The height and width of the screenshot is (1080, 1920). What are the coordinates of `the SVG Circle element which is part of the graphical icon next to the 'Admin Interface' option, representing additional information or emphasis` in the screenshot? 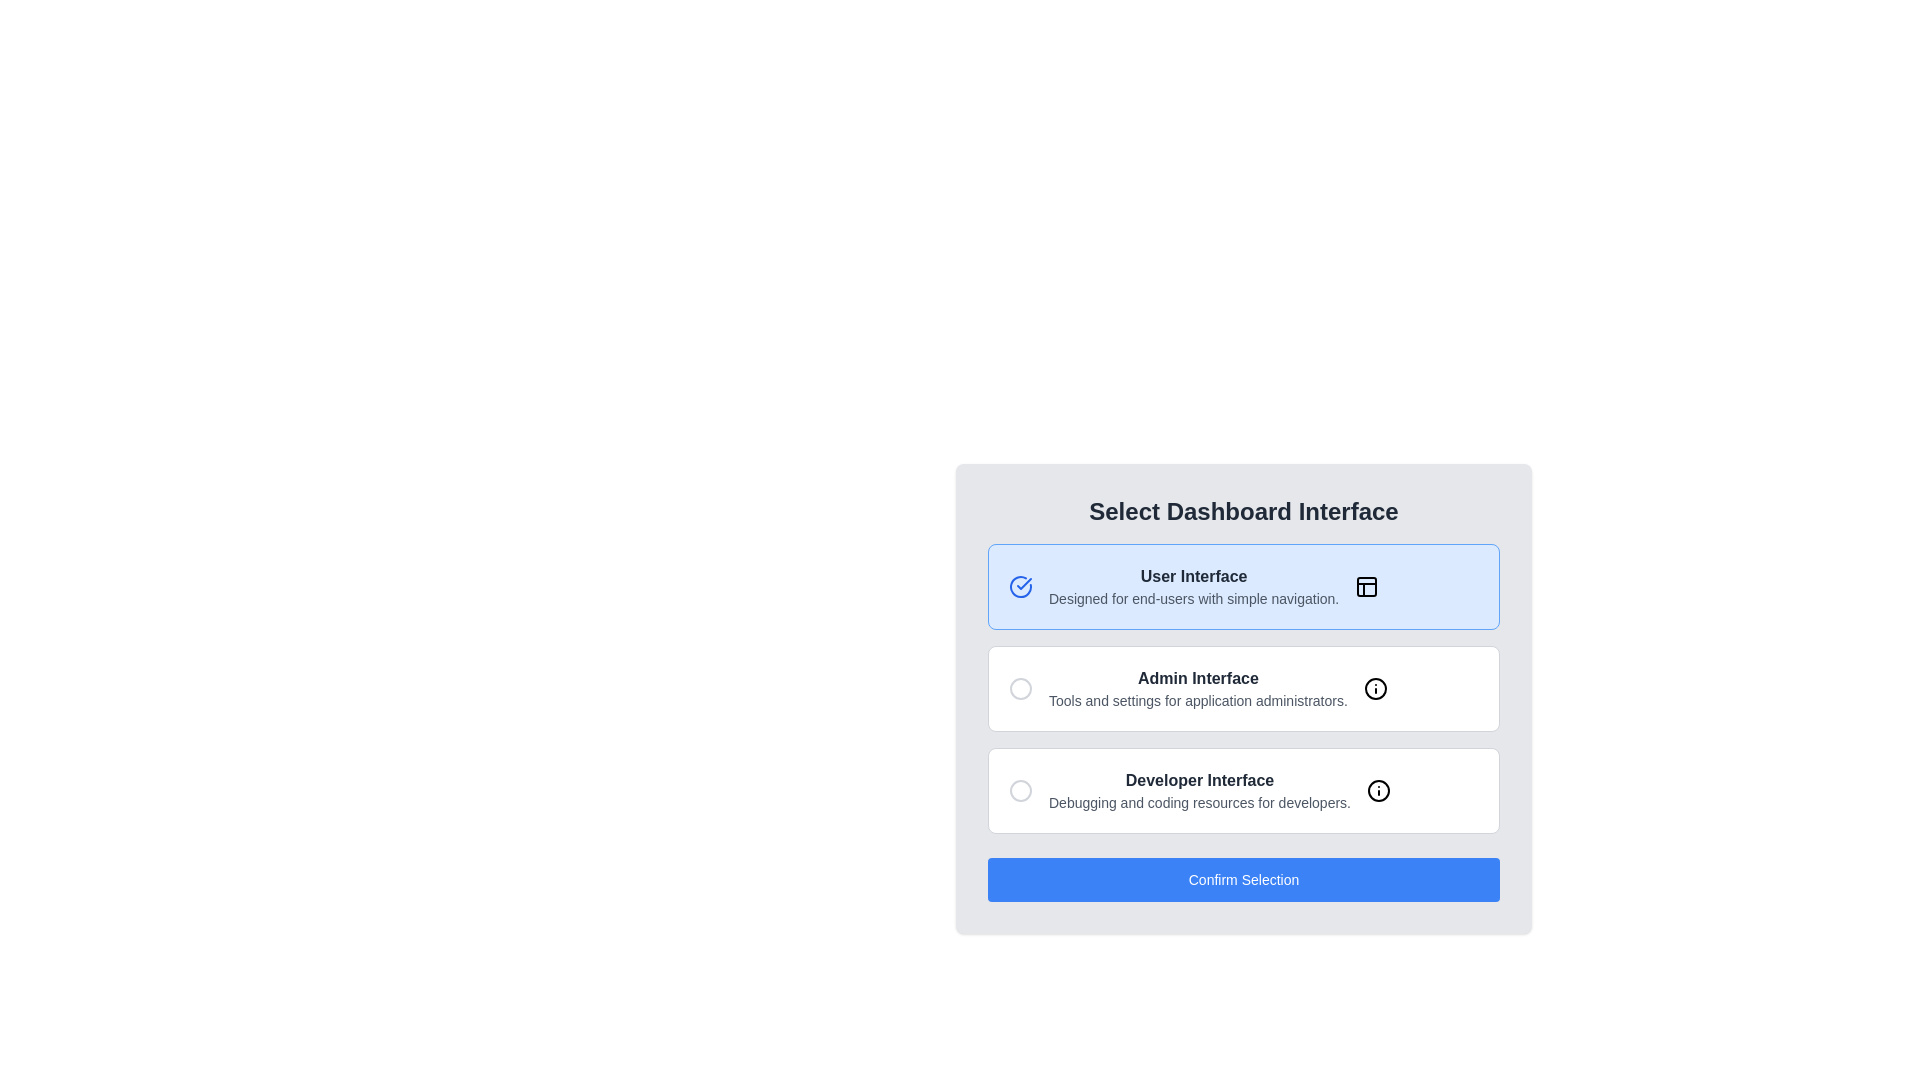 It's located at (1374, 688).